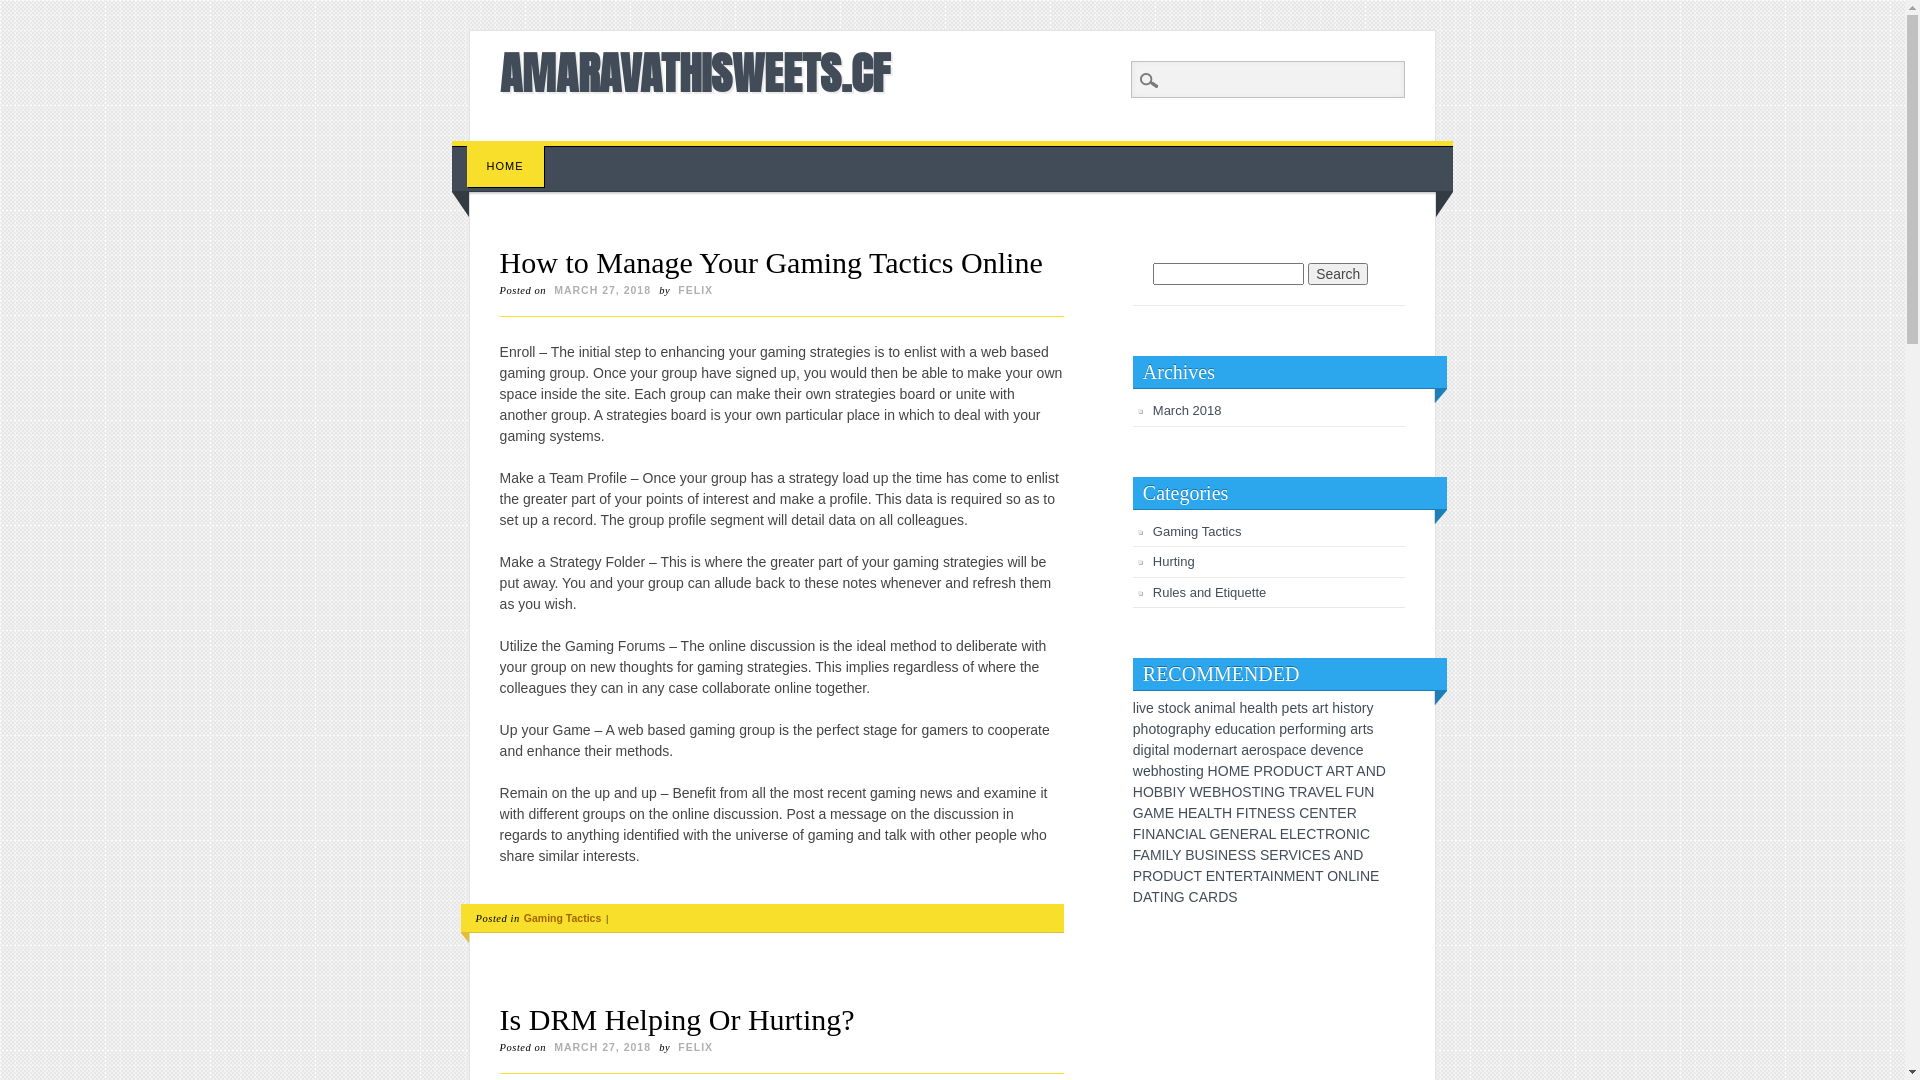  What do you see at coordinates (1258, 749) in the screenshot?
I see `'r'` at bounding box center [1258, 749].